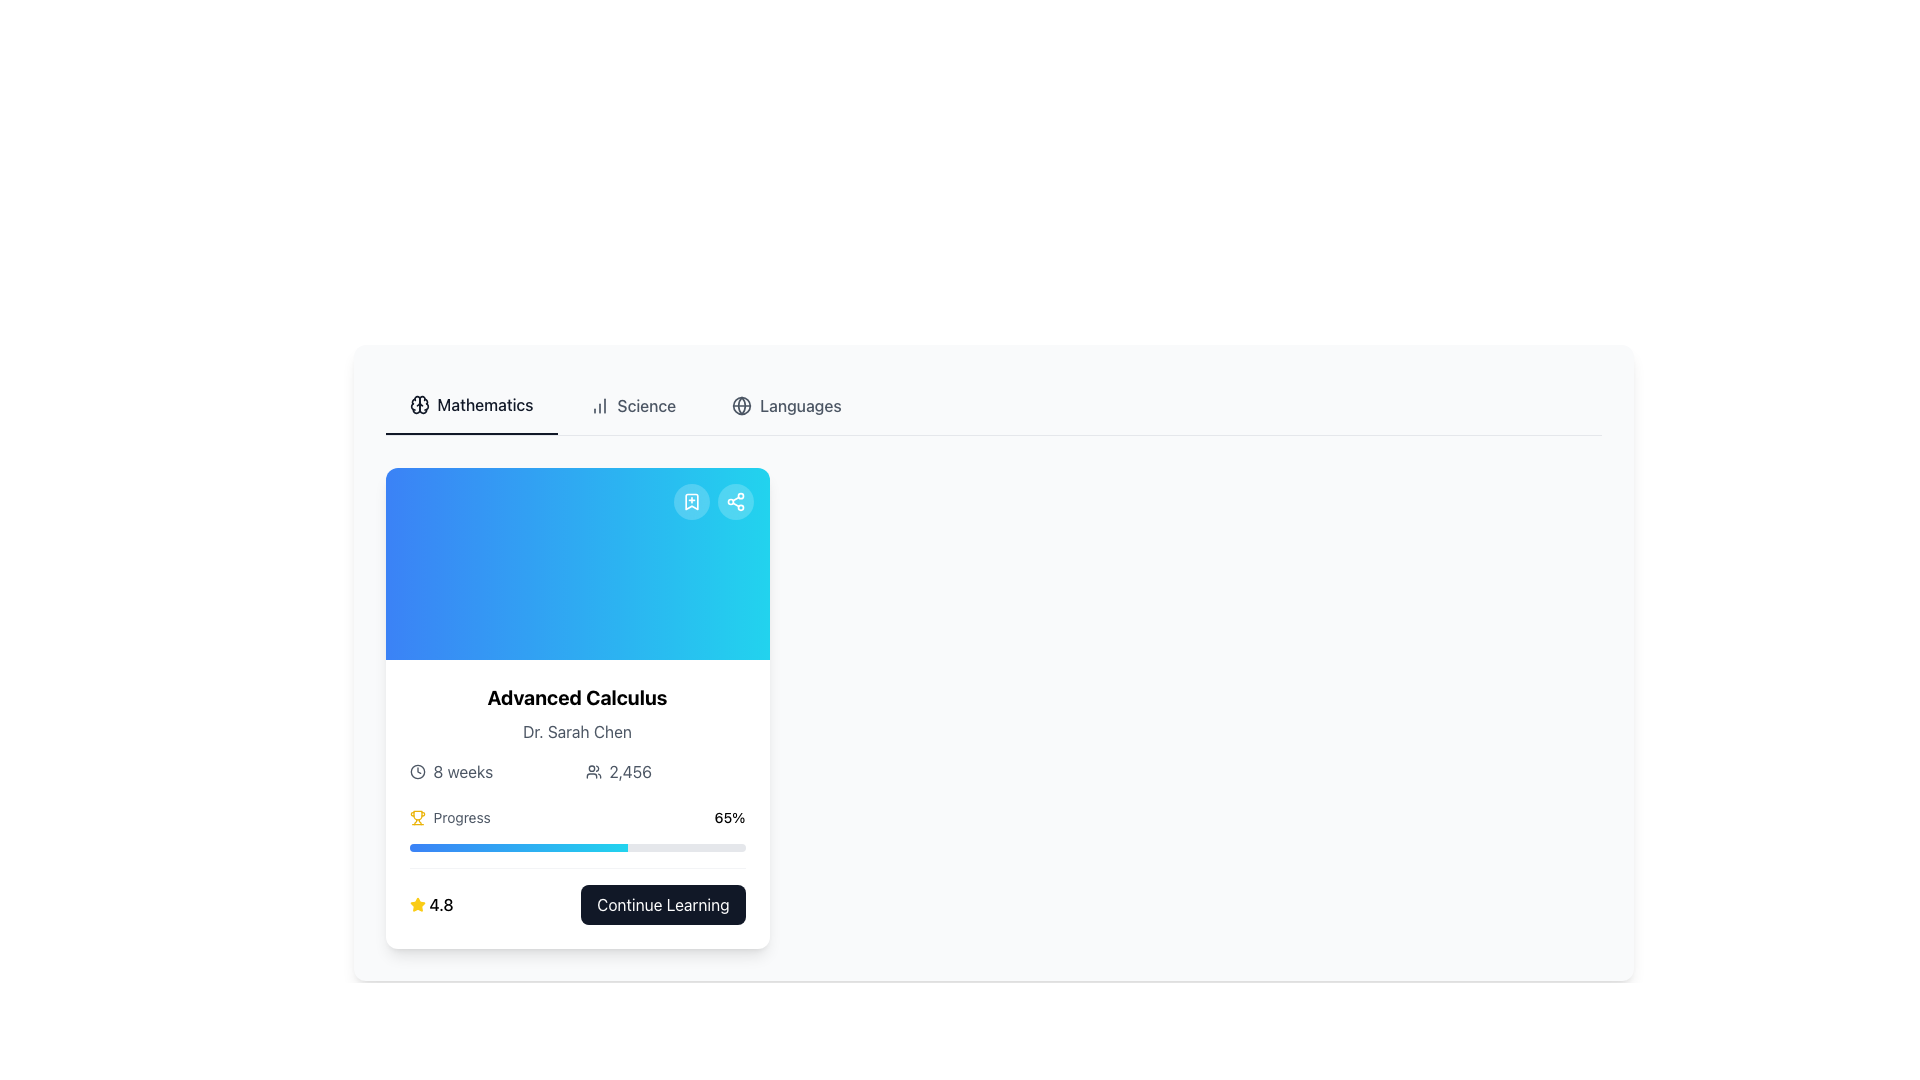 This screenshot has width=1920, height=1080. What do you see at coordinates (631, 405) in the screenshot?
I see `the 'Science' navigation tab, which is the second item in a horizontal list of tabs located at the top of the interface, positioned between 'Mathematics' and 'Languages'` at bounding box center [631, 405].